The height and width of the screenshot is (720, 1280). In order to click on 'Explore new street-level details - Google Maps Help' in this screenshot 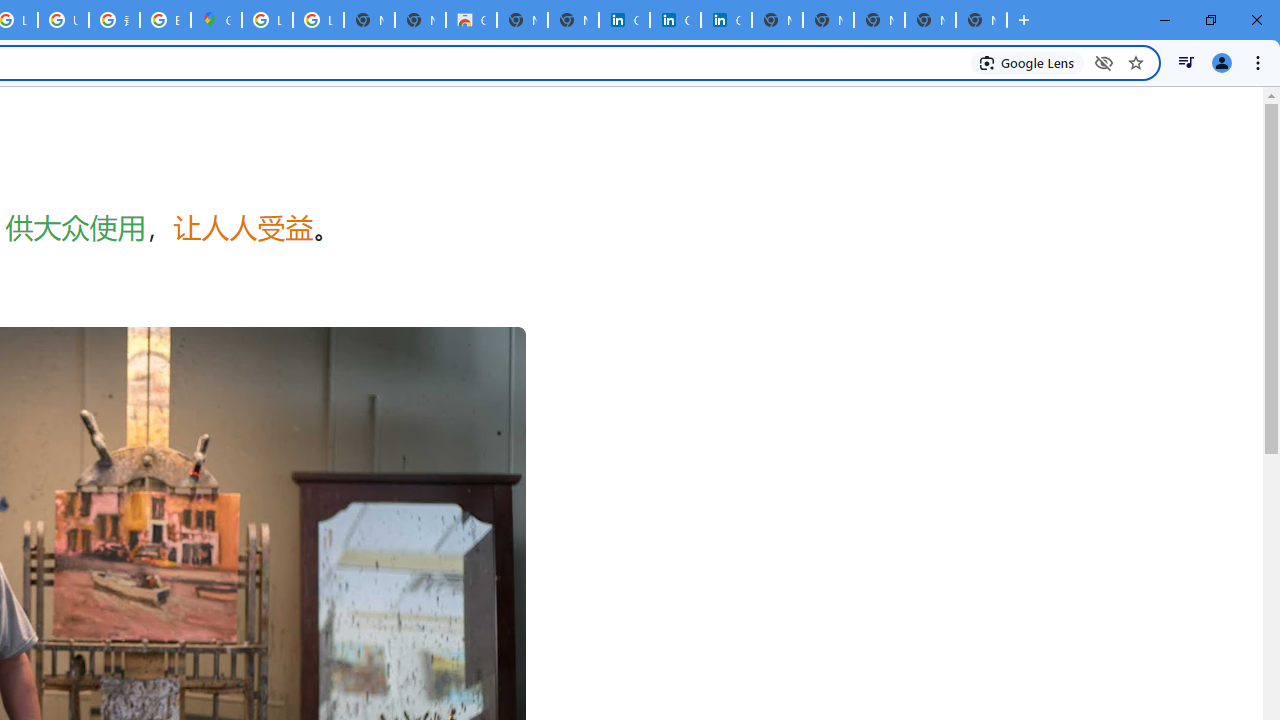, I will do `click(165, 20)`.